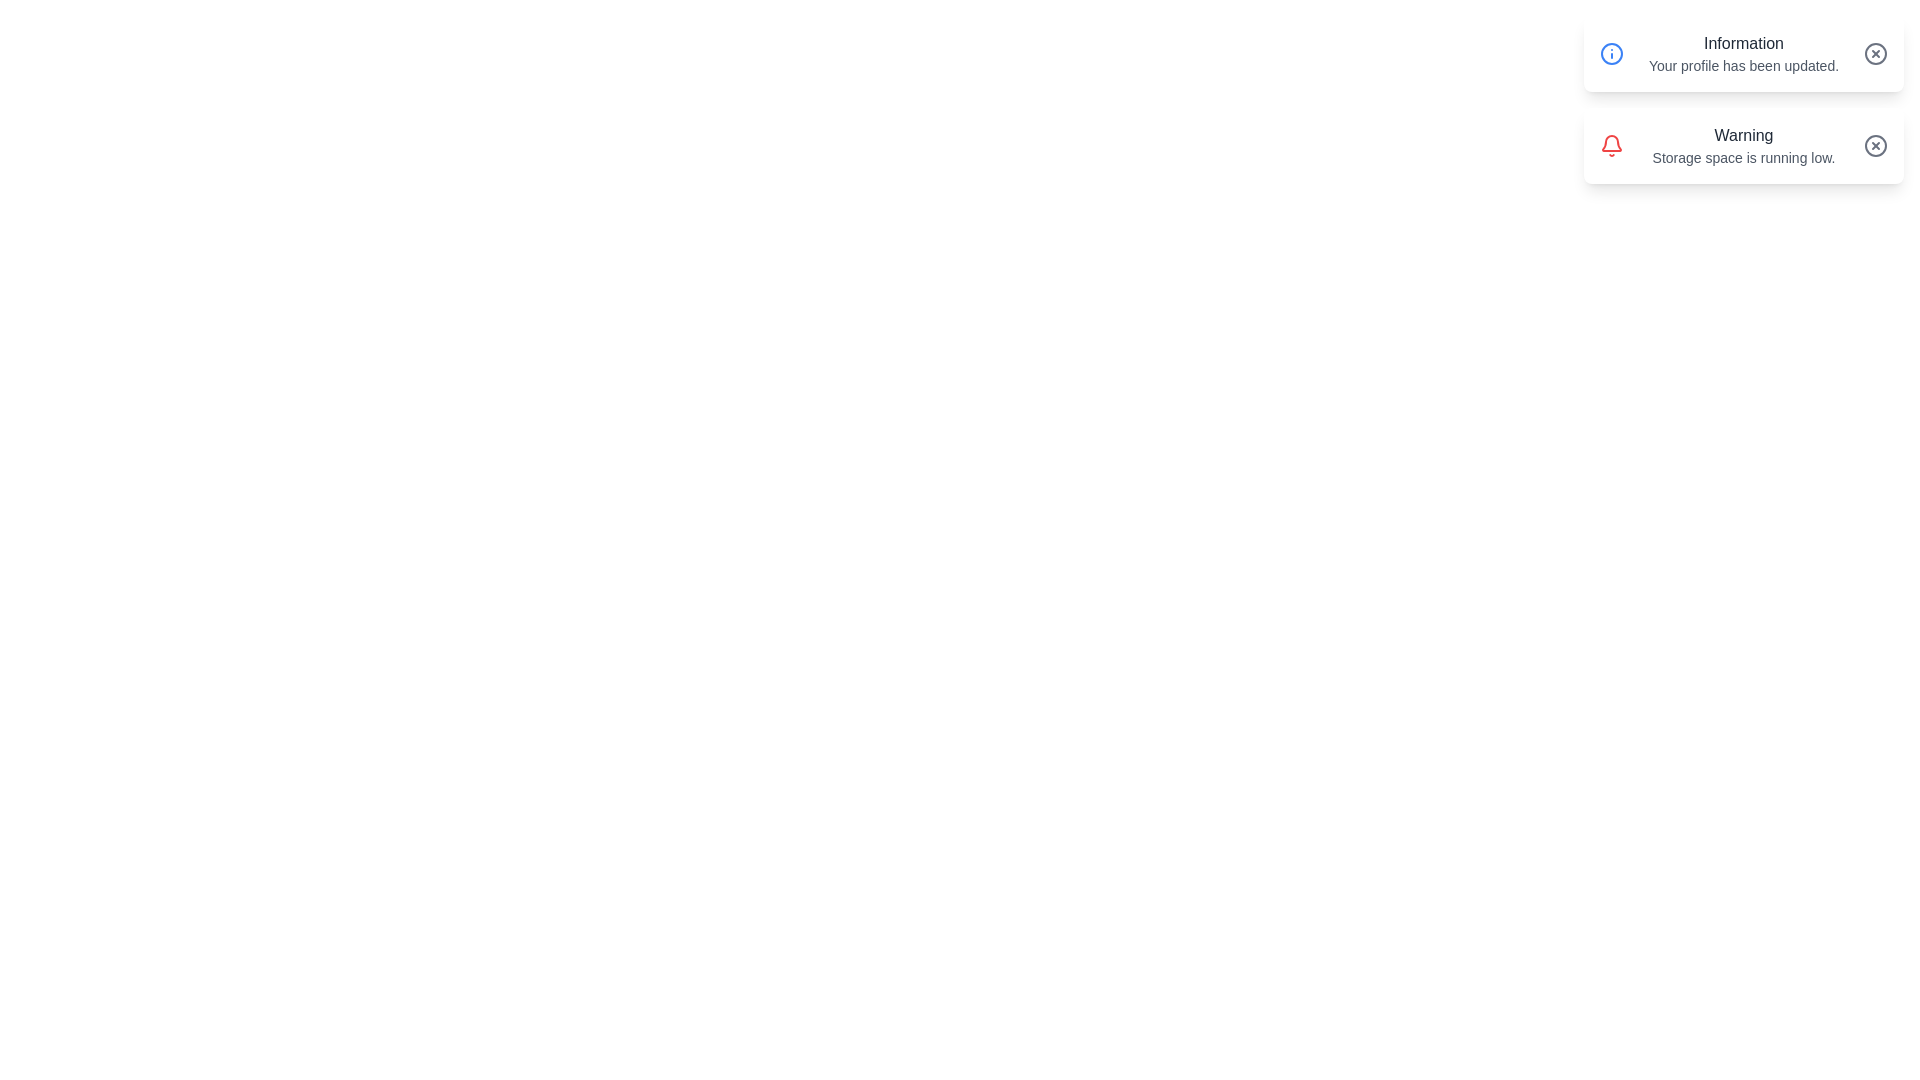  What do you see at coordinates (1875, 53) in the screenshot?
I see `the circular button with an 'X' symbol, located at the top-right corner of the notification card titled 'Information', to observe the color change` at bounding box center [1875, 53].